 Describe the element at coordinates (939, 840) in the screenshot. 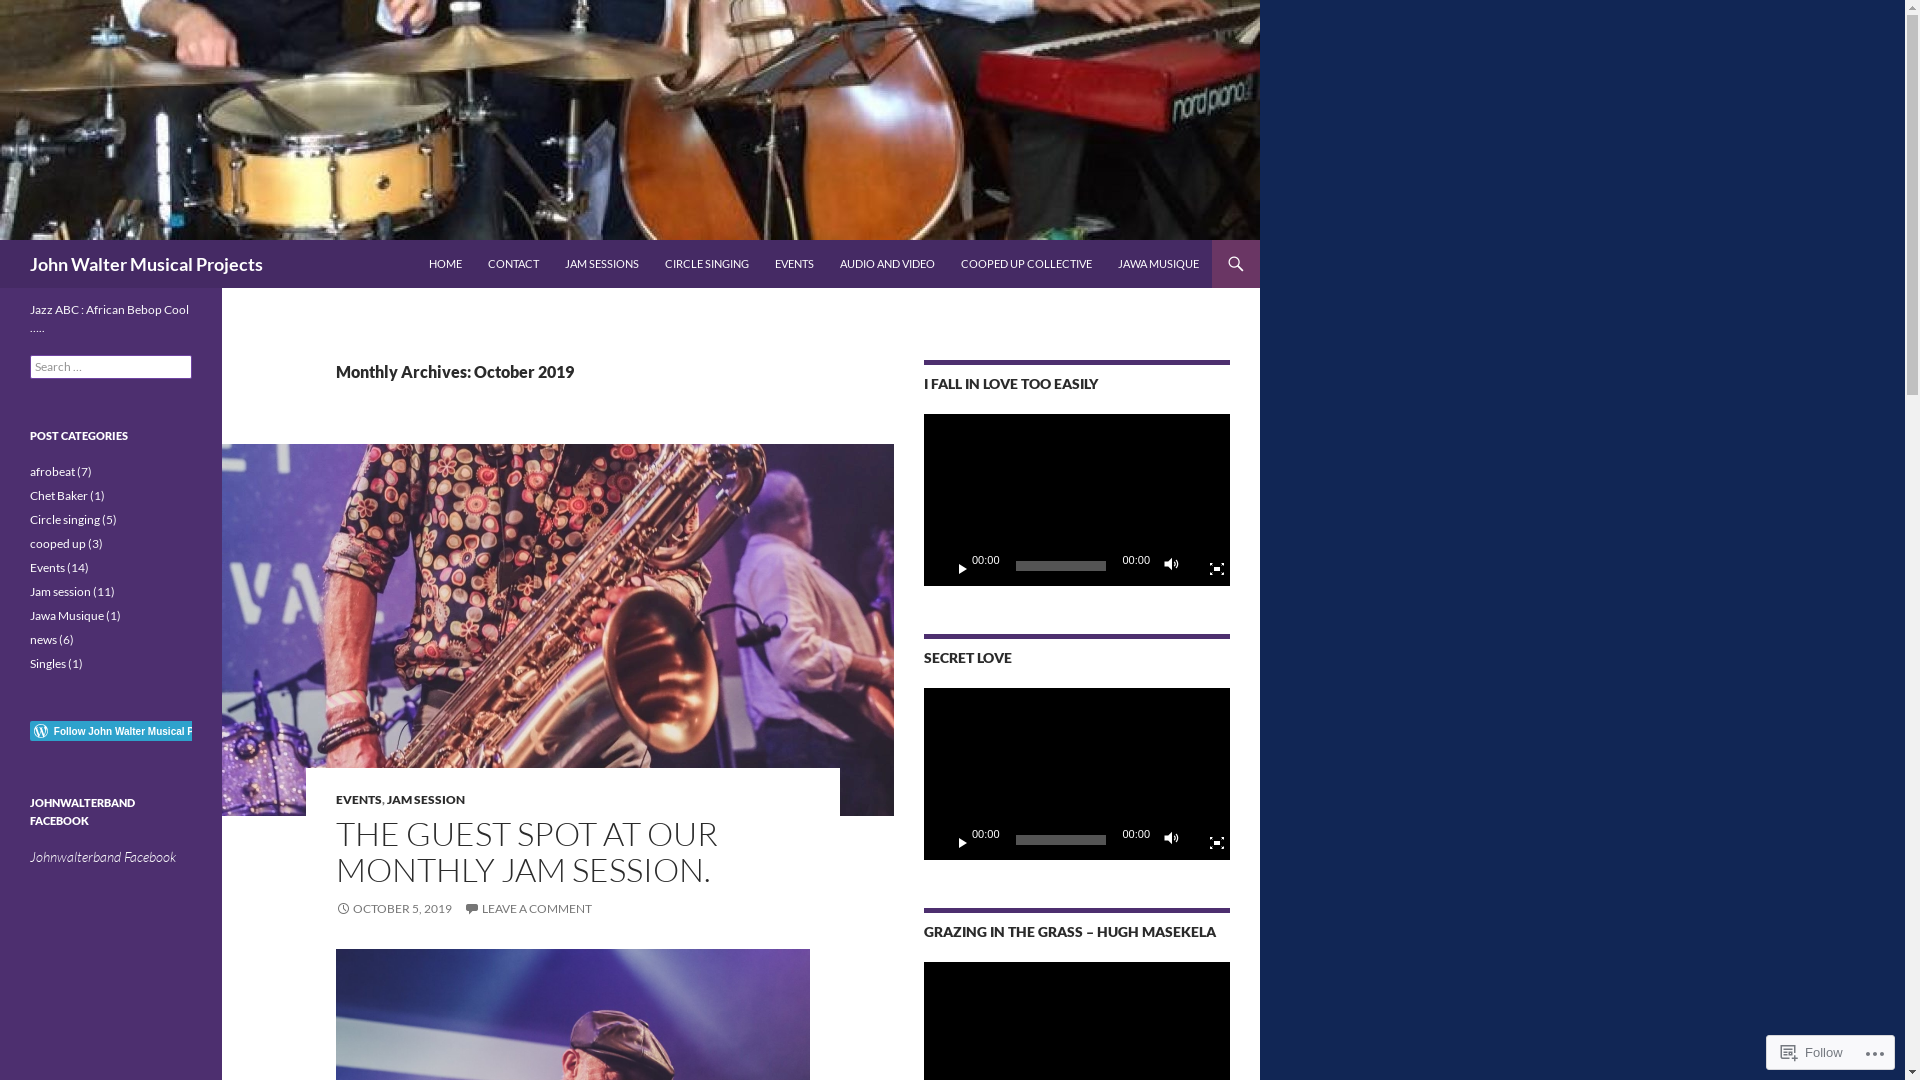

I see `'Play'` at that location.